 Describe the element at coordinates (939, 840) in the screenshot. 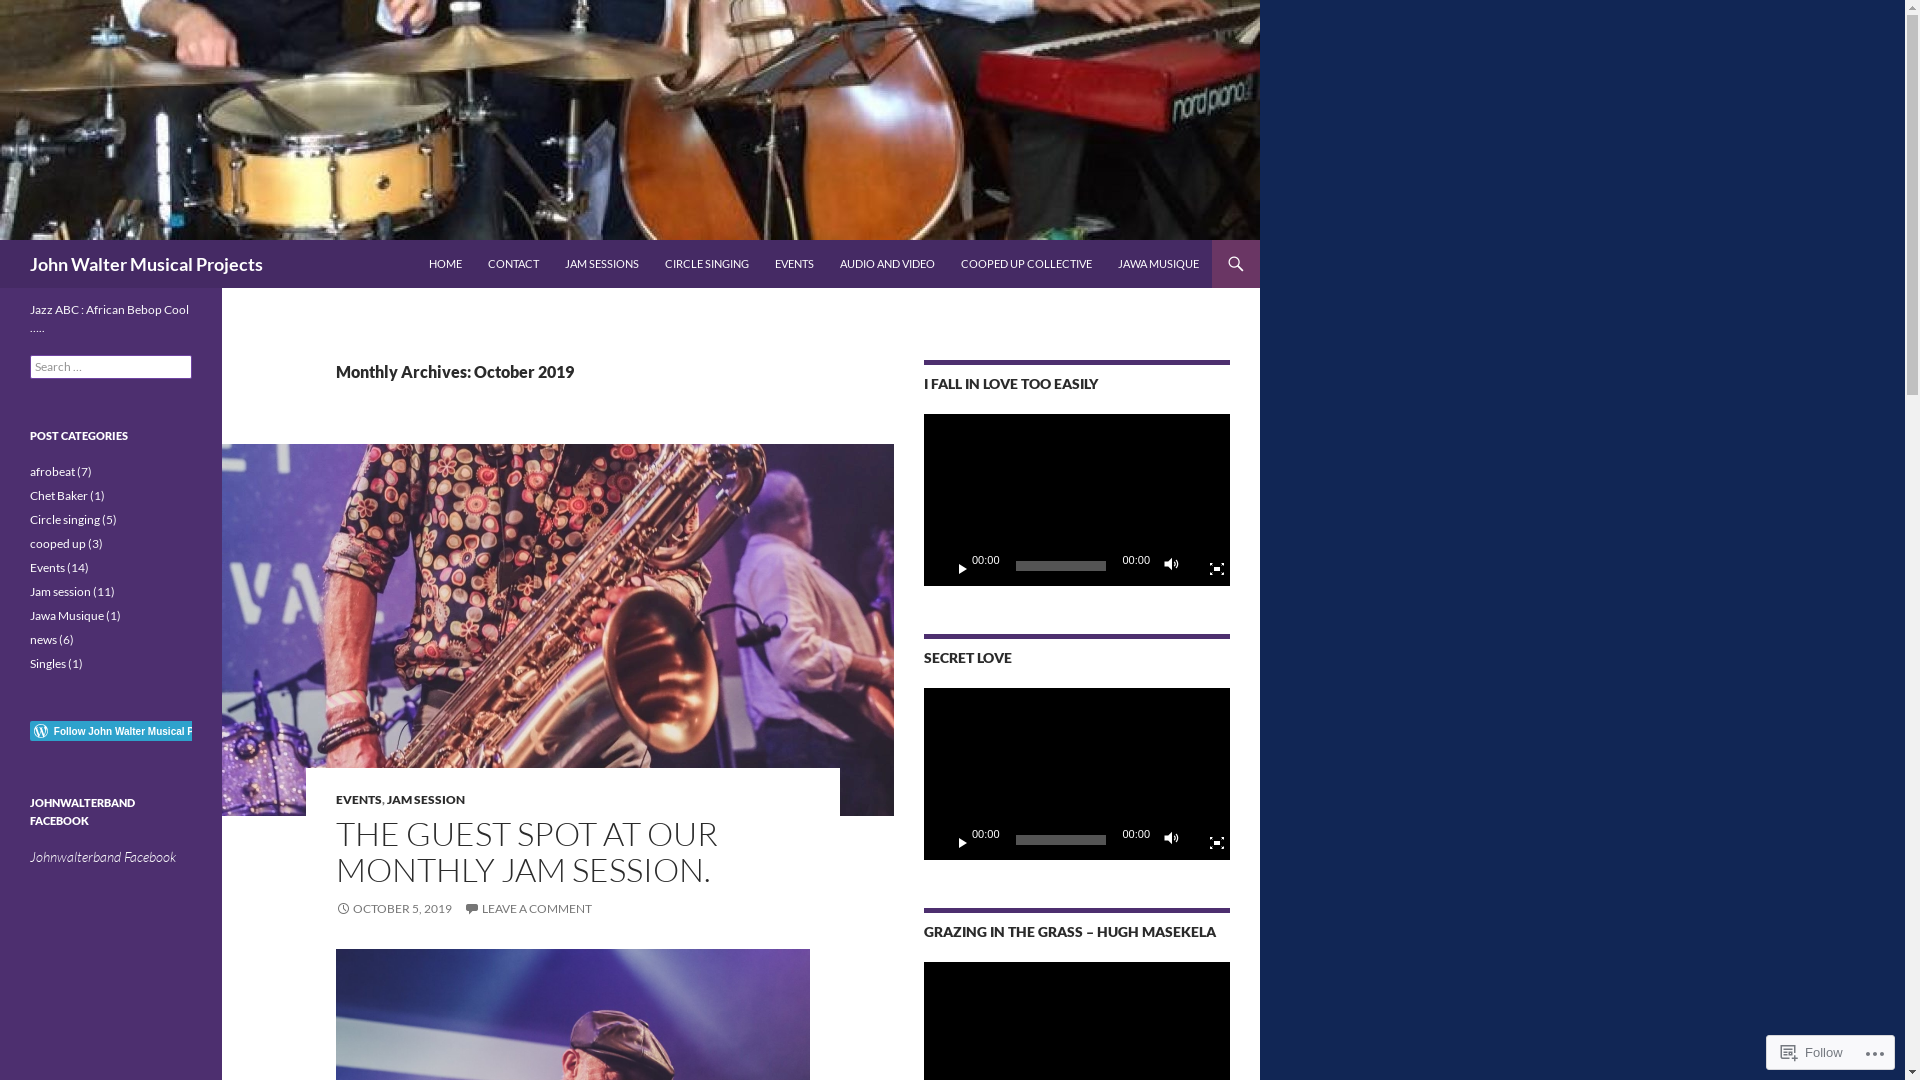

I see `'Play'` at that location.